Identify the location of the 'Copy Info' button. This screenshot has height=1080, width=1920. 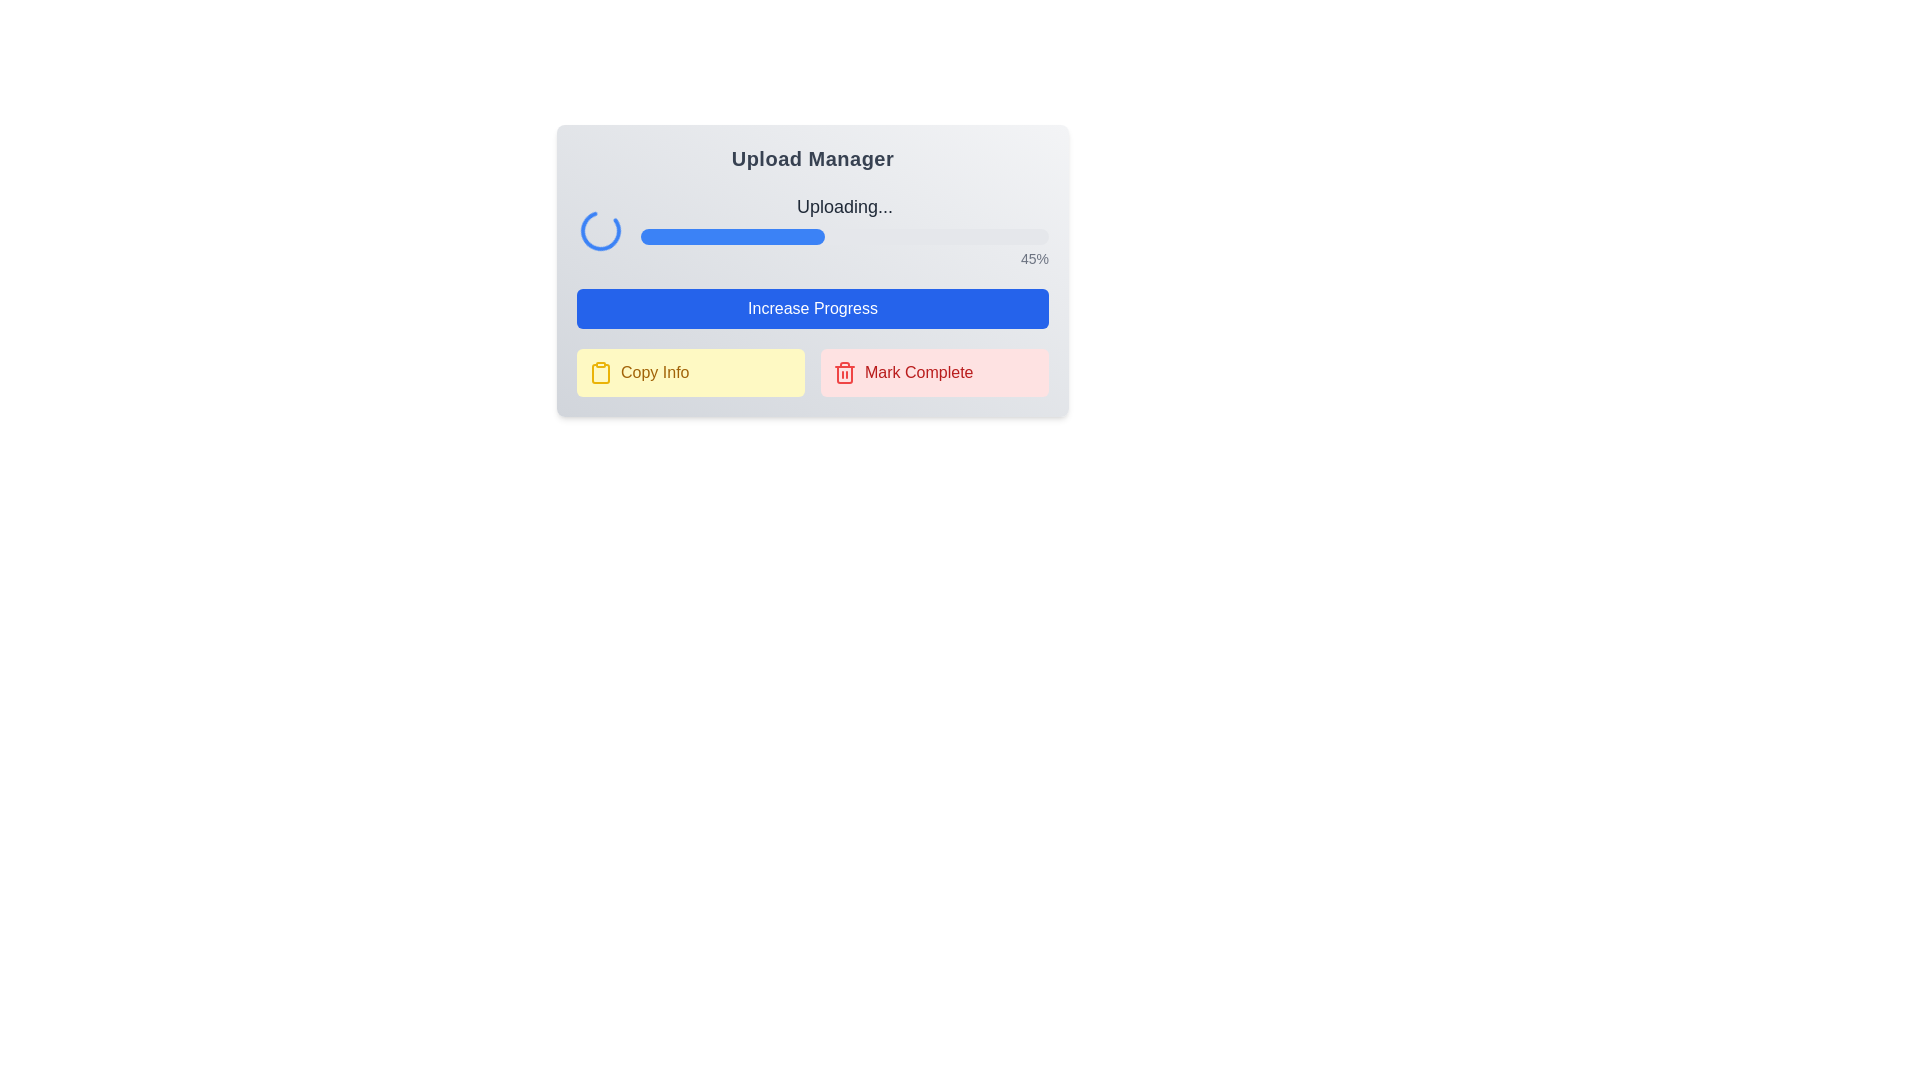
(691, 373).